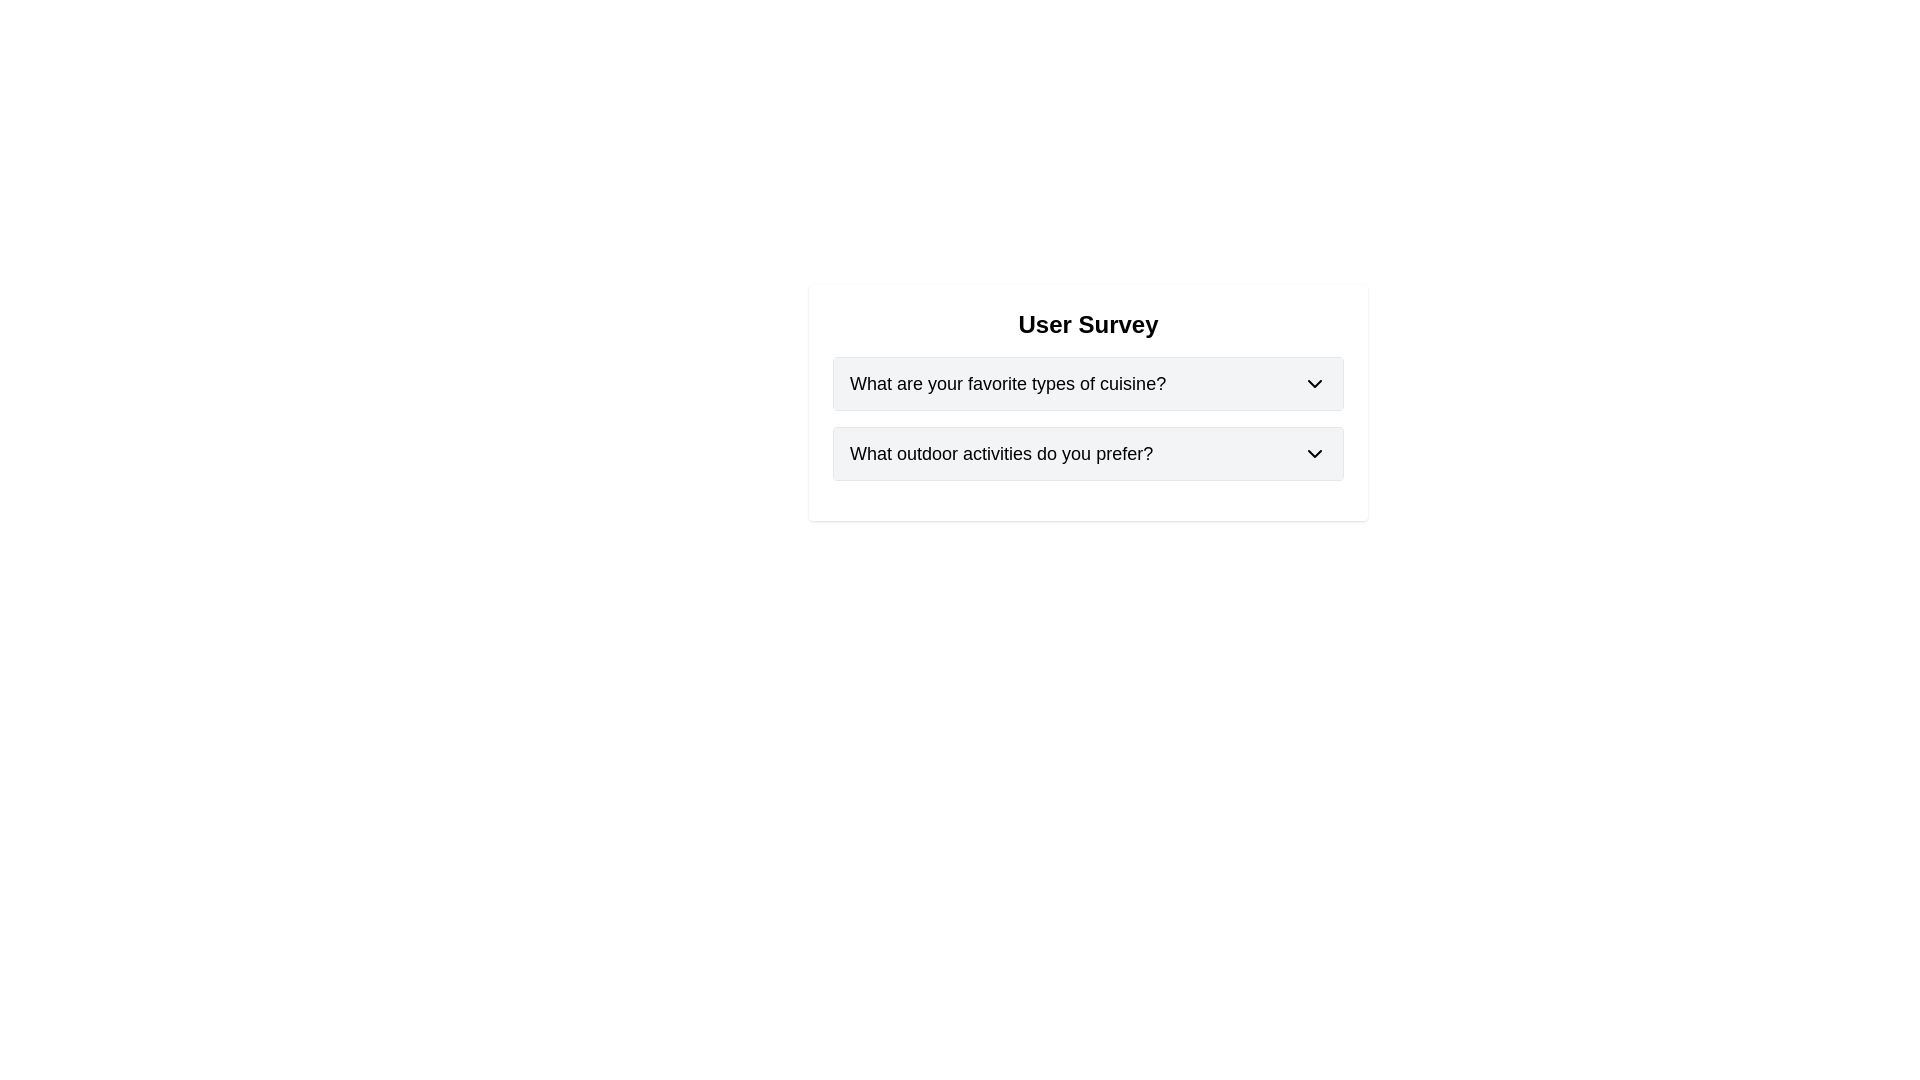 This screenshot has height=1080, width=1920. What do you see at coordinates (1315, 454) in the screenshot?
I see `the downward chevron icon located to the far right of the question 'What outdoor activities do you prefer?'` at bounding box center [1315, 454].